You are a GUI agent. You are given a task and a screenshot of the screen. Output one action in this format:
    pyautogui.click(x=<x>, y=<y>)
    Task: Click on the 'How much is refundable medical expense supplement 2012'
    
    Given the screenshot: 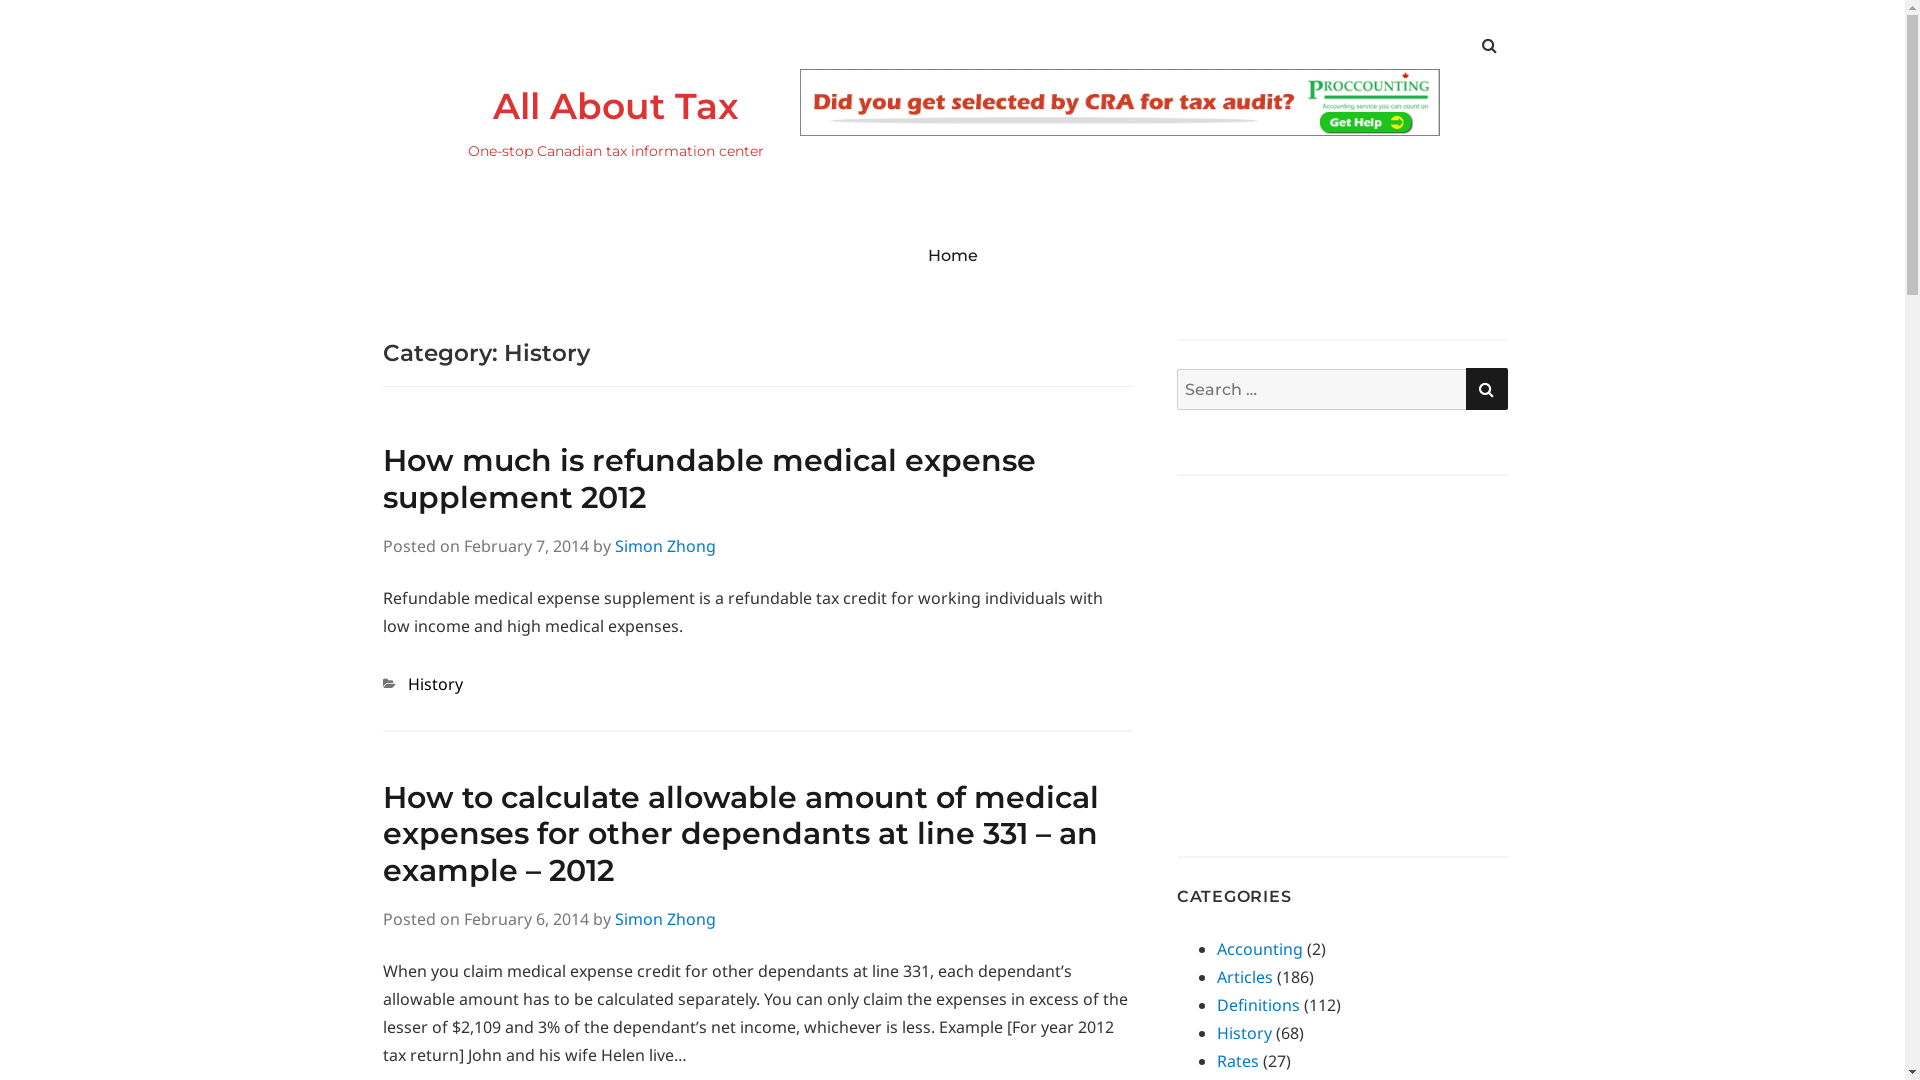 What is the action you would take?
    pyautogui.click(x=708, y=478)
    